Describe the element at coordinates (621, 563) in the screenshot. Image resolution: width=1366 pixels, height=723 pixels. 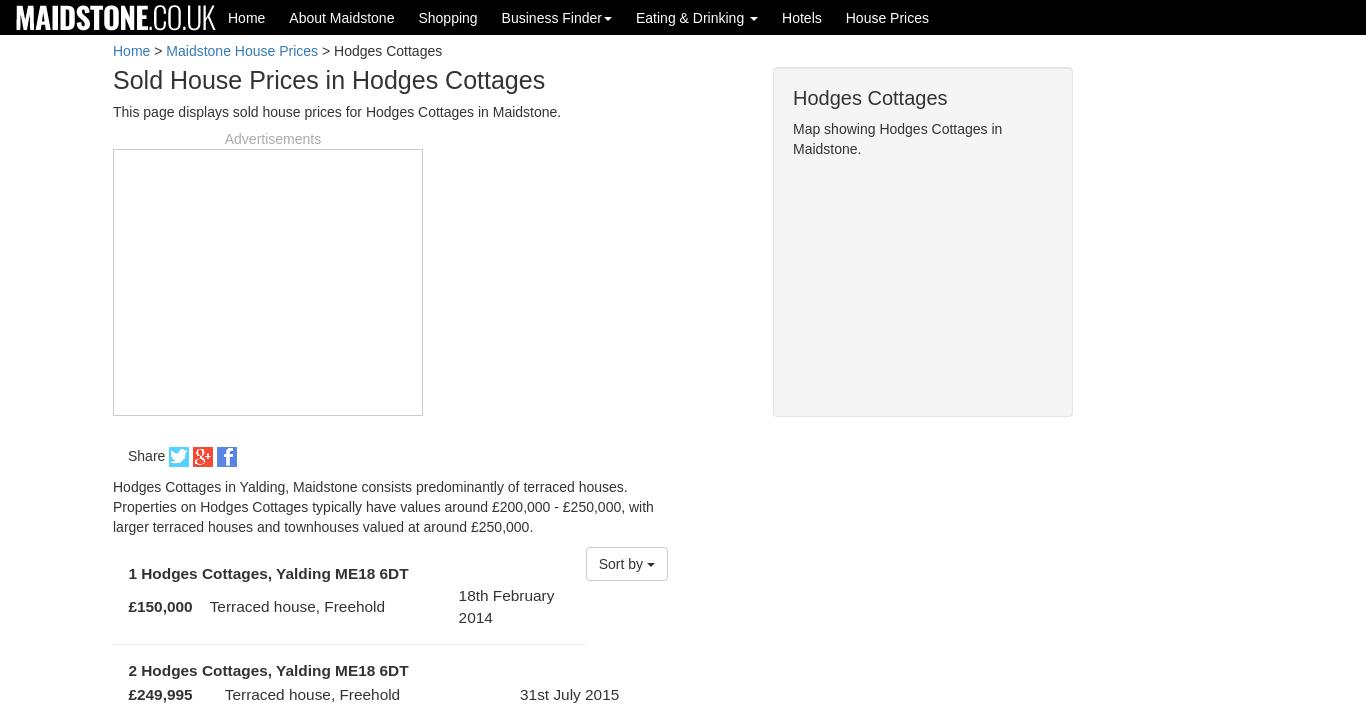
I see `'Sort by'` at that location.